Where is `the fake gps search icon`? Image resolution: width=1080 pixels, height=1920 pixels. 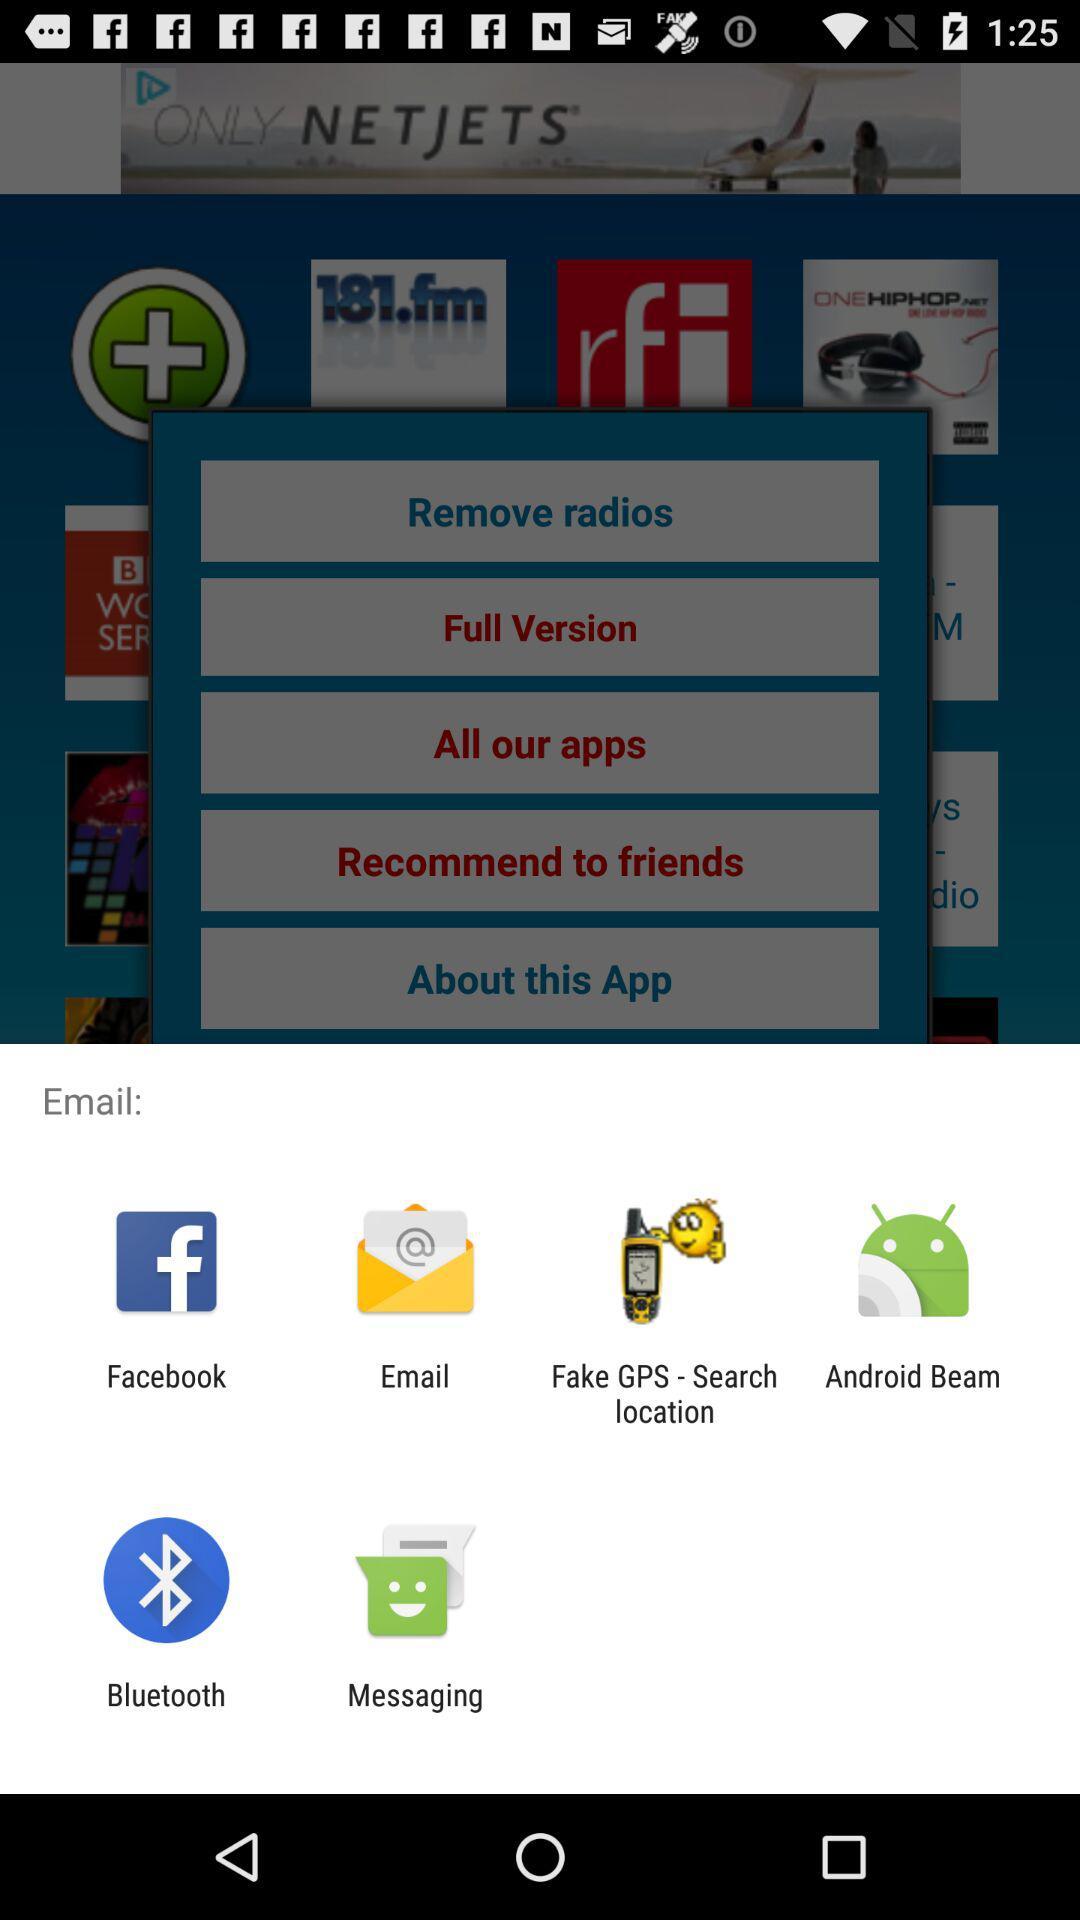
the fake gps search icon is located at coordinates (664, 1392).